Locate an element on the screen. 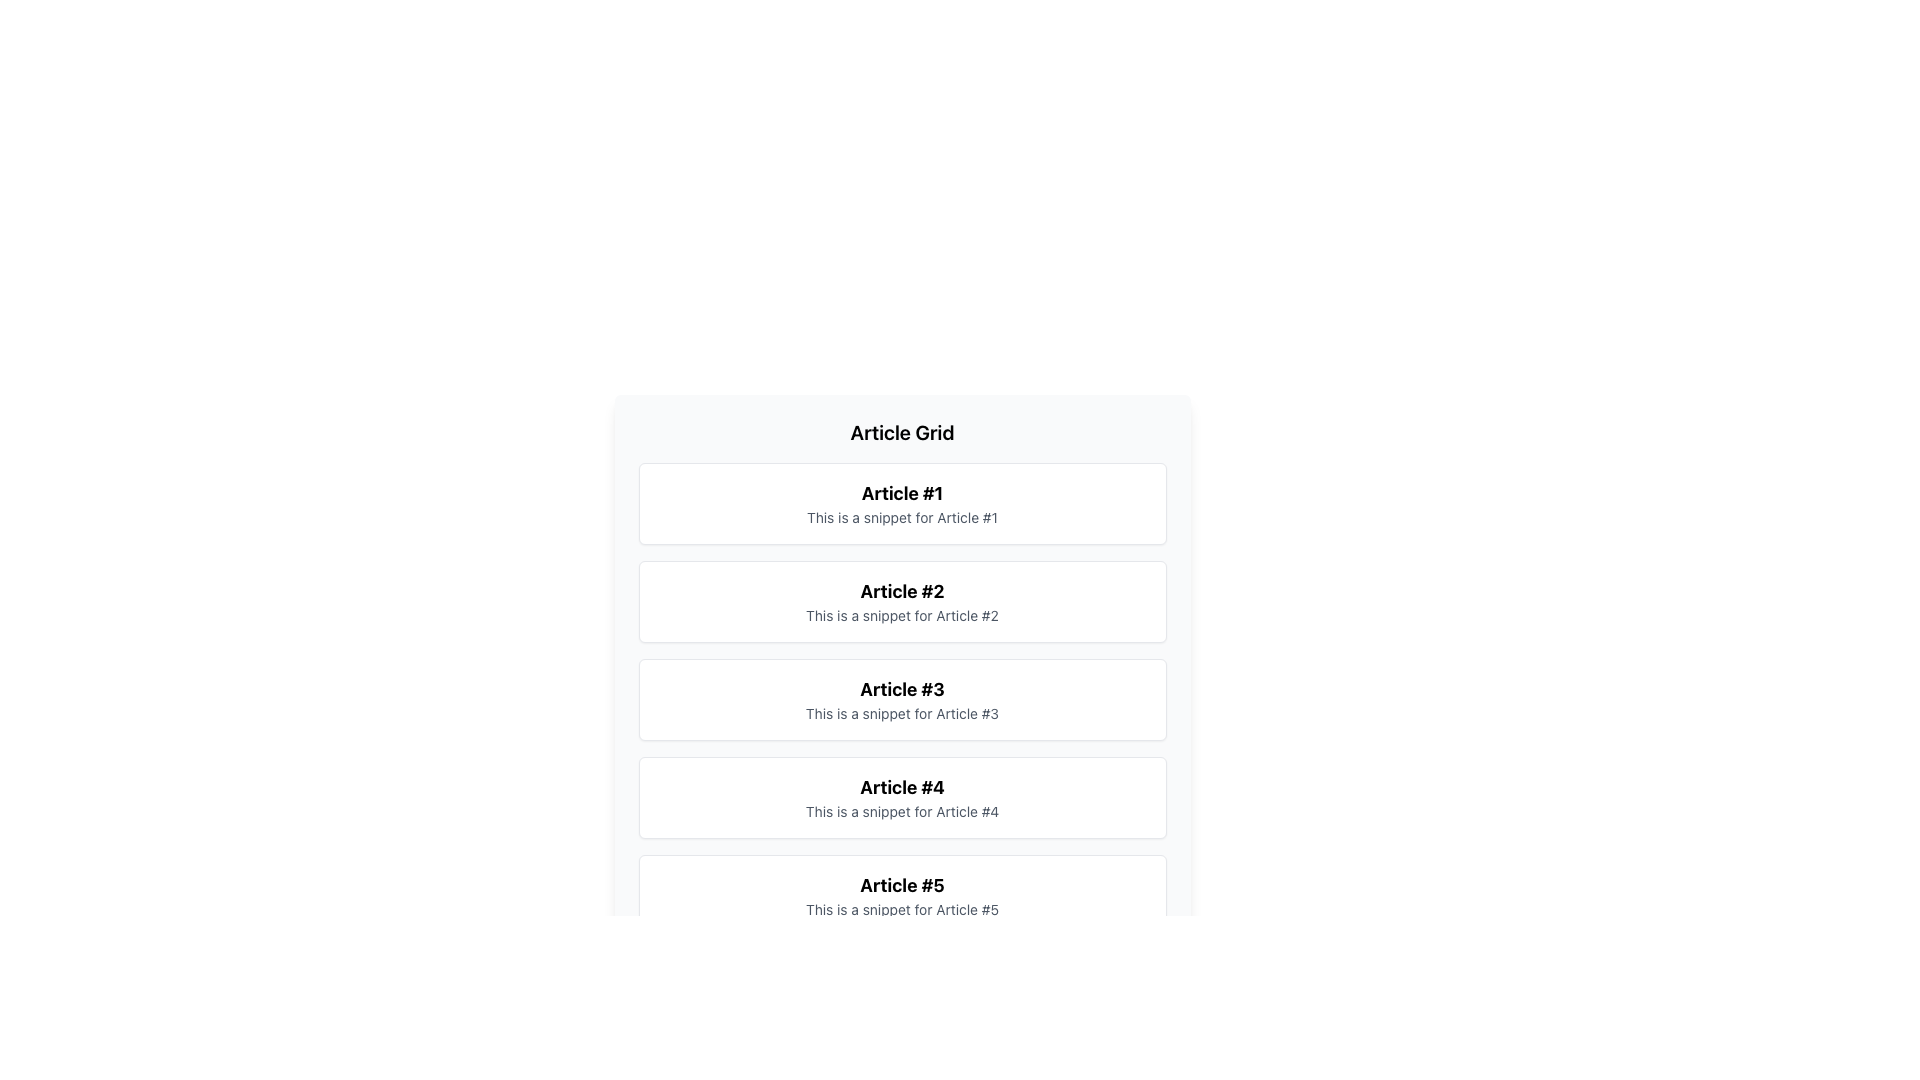 The width and height of the screenshot is (1920, 1080). the header text label that categorizes the content as 'Article Grid', which is centrally positioned at the top of the section is located at coordinates (901, 431).